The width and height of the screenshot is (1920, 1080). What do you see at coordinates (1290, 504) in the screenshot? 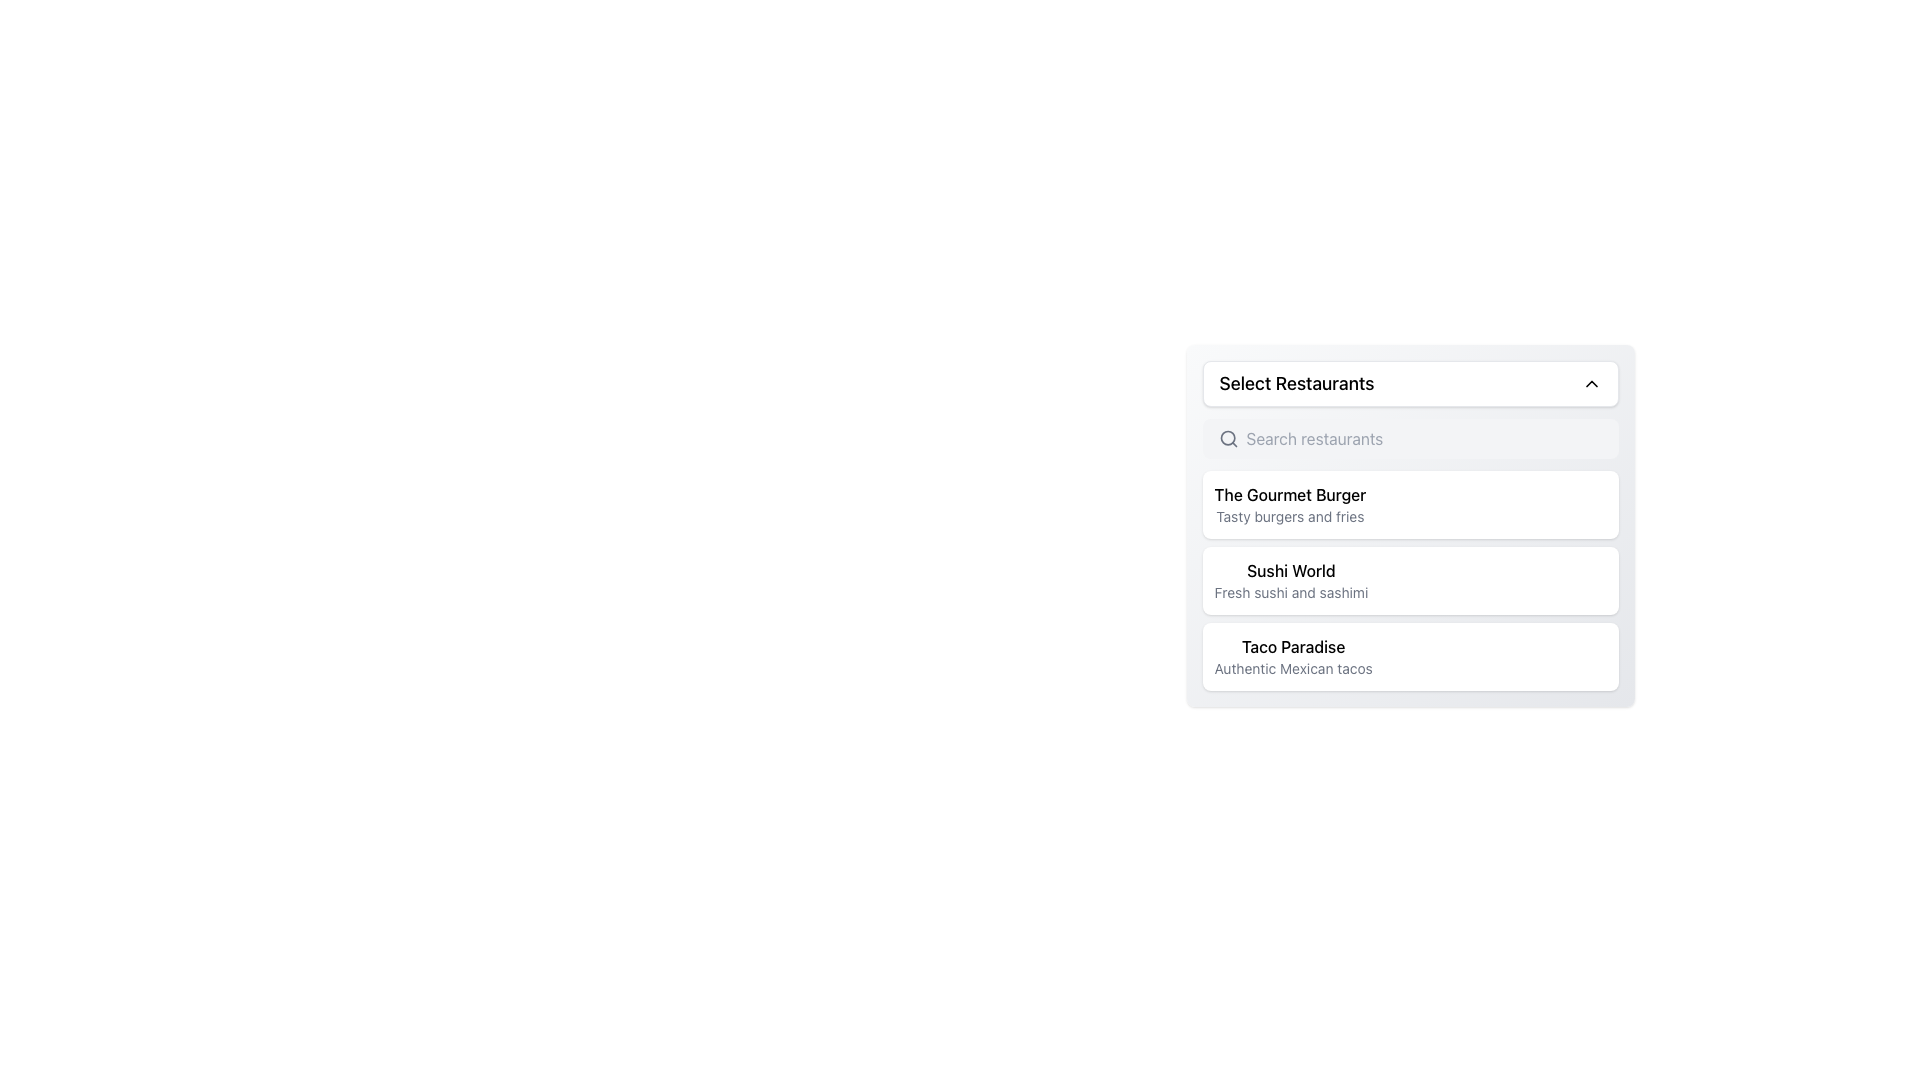
I see `the selectable restaurant option labeled 'The Gourmet Burger' in the interactive list` at bounding box center [1290, 504].